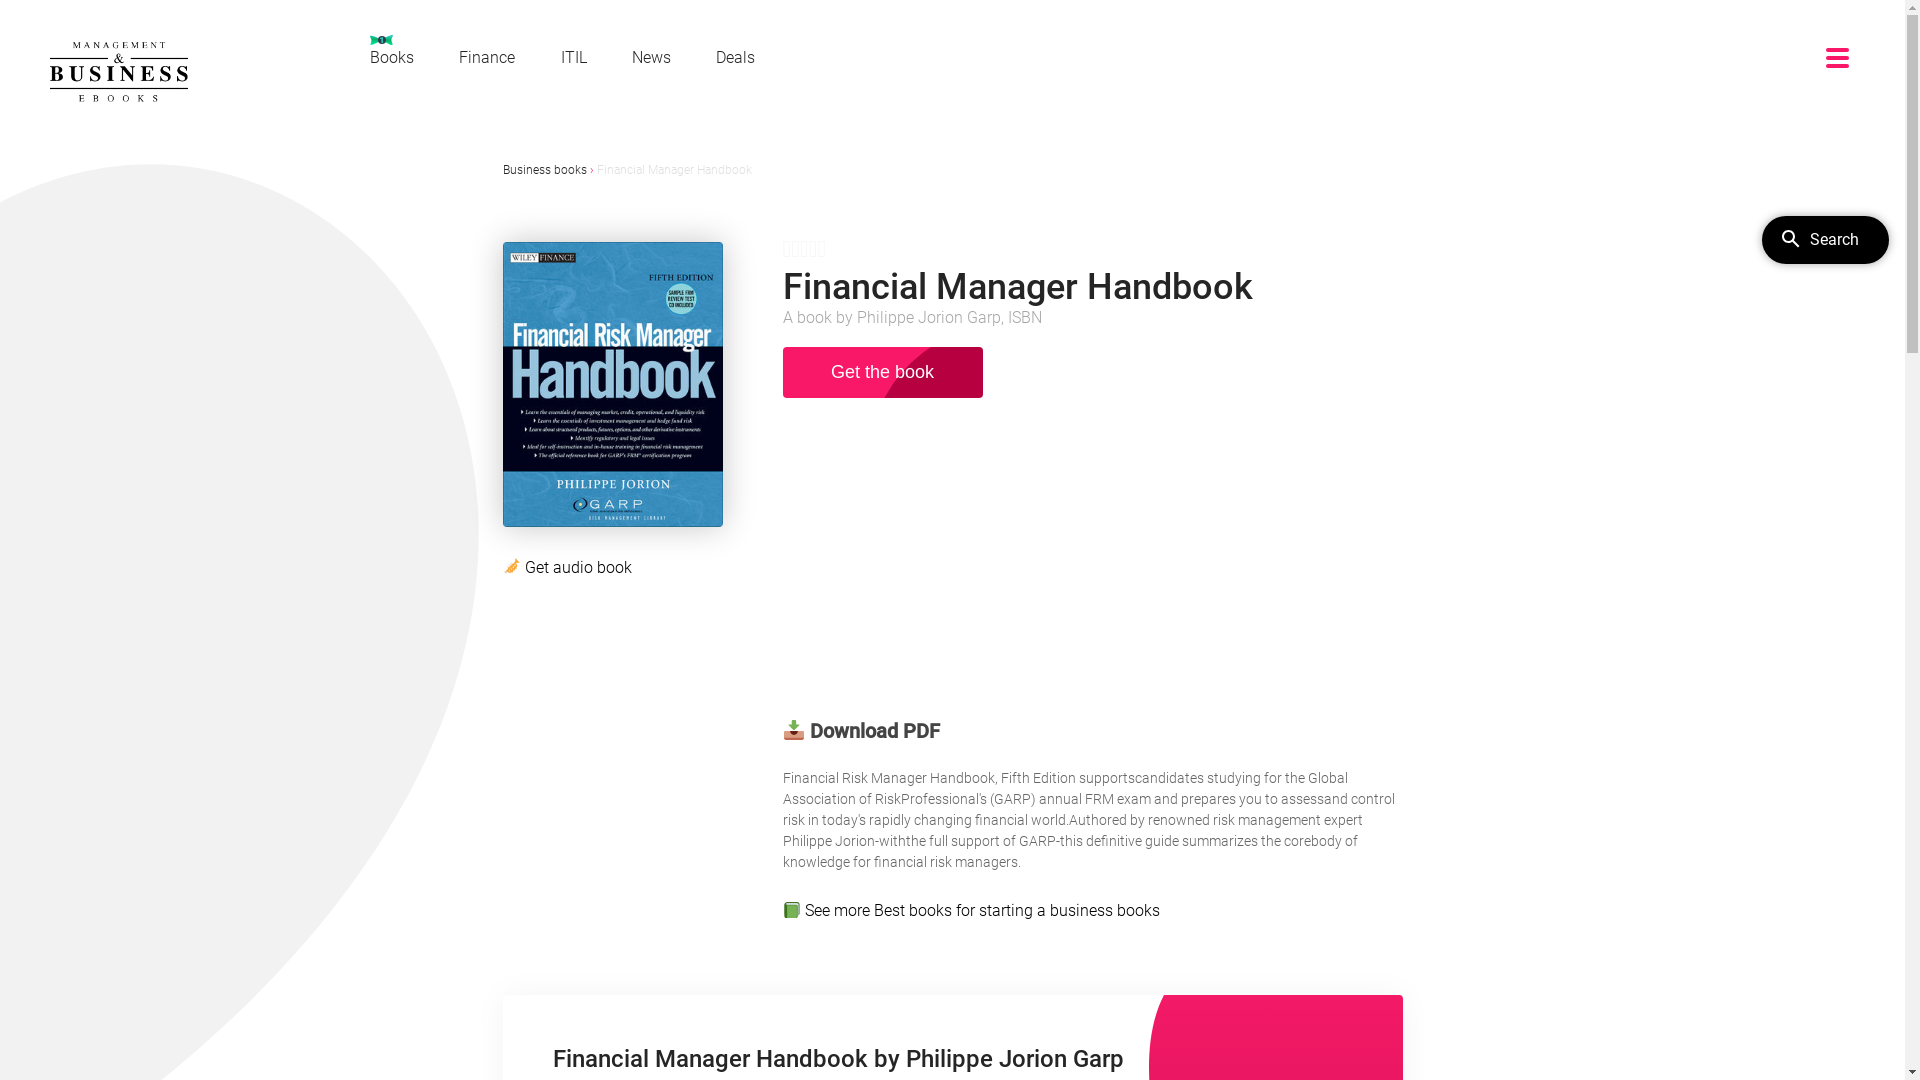  I want to click on 'Get the book', so click(881, 372).